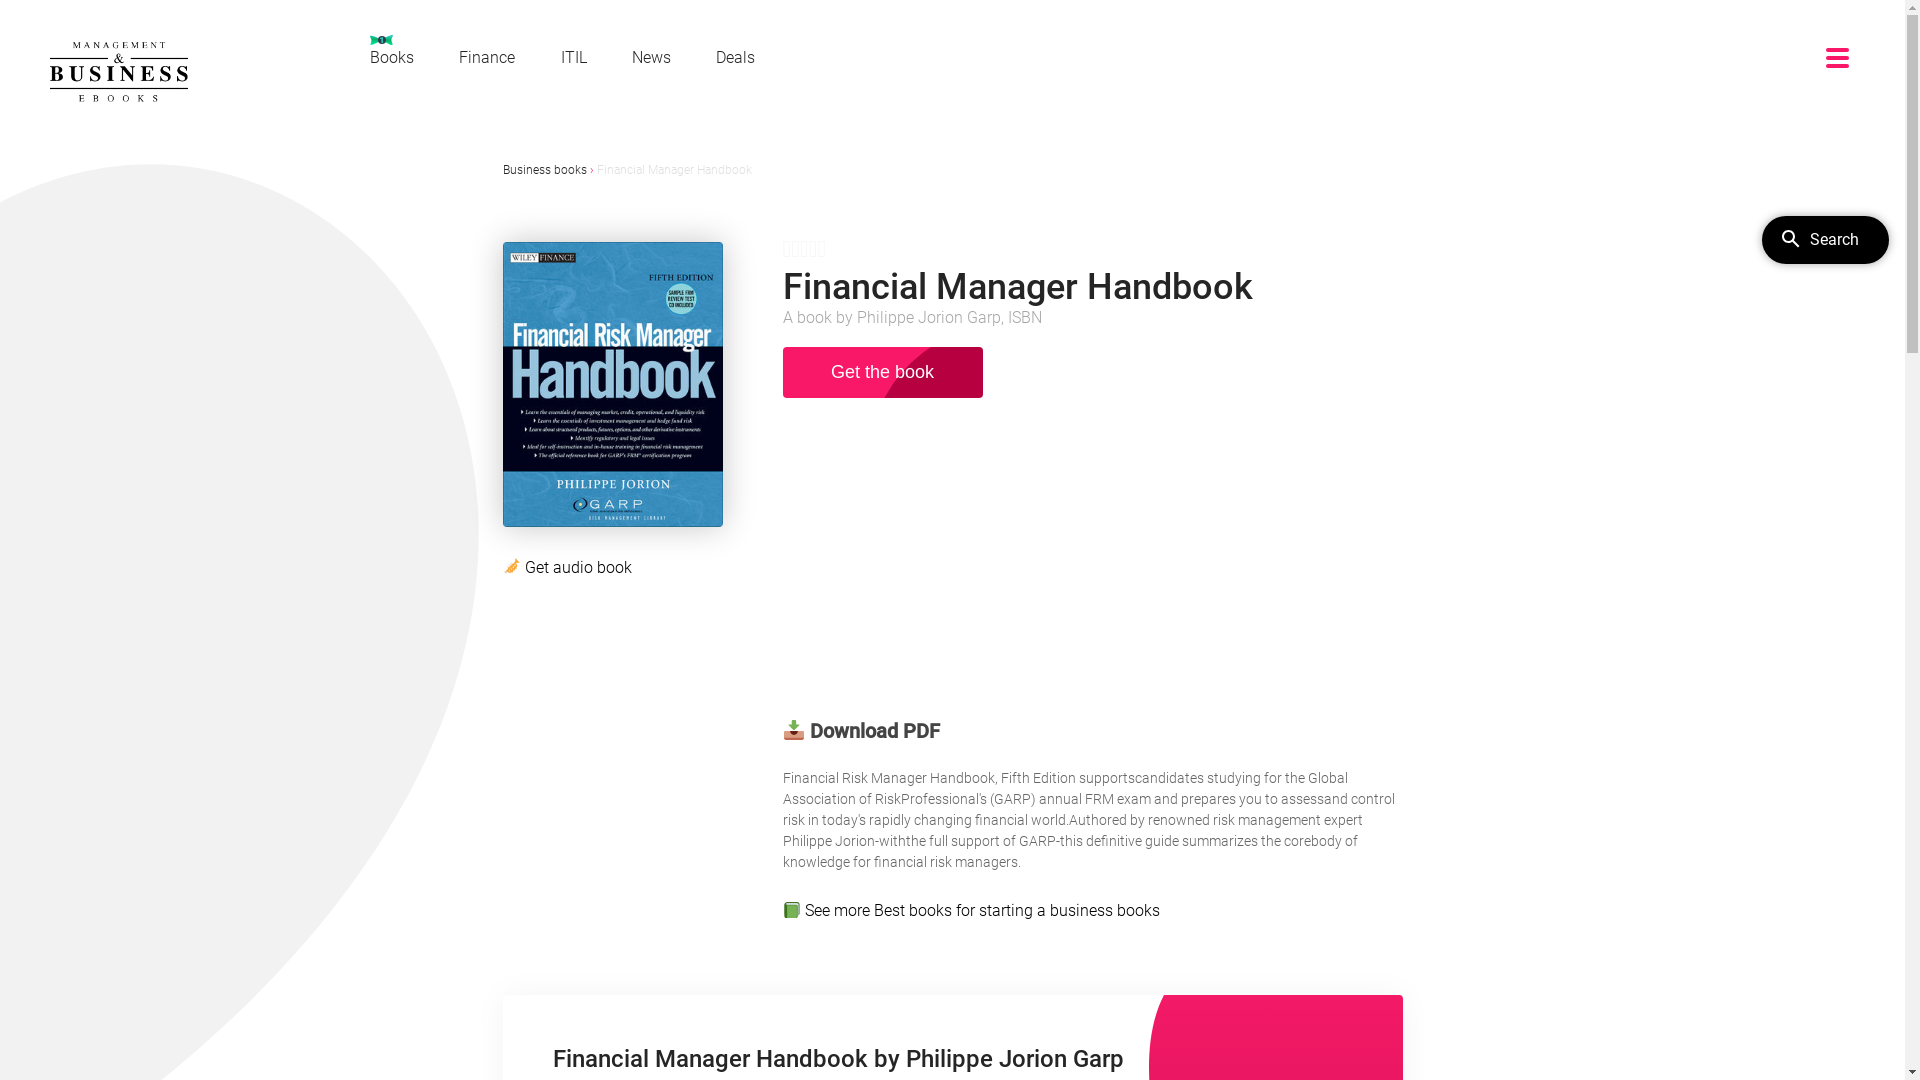  I want to click on 'Get the book', so click(881, 372).